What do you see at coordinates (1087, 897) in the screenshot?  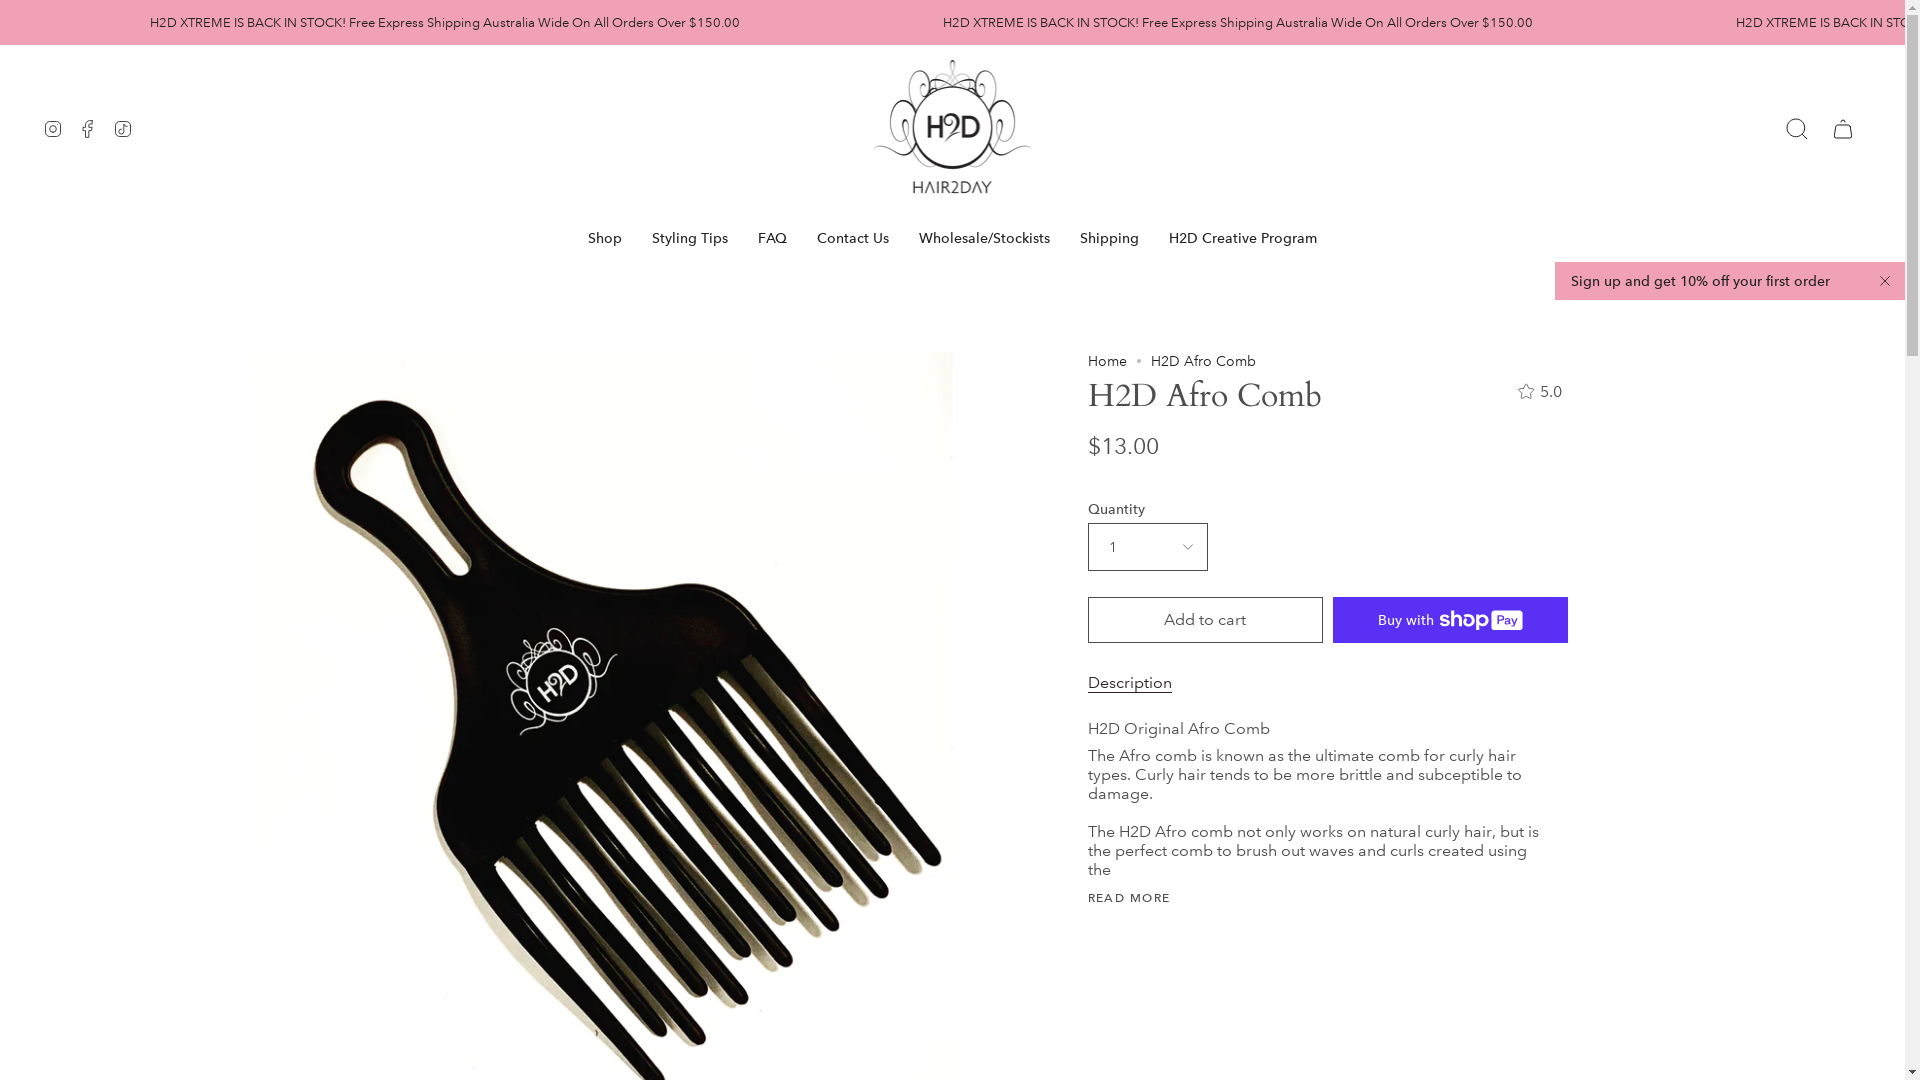 I see `'READ MORE'` at bounding box center [1087, 897].